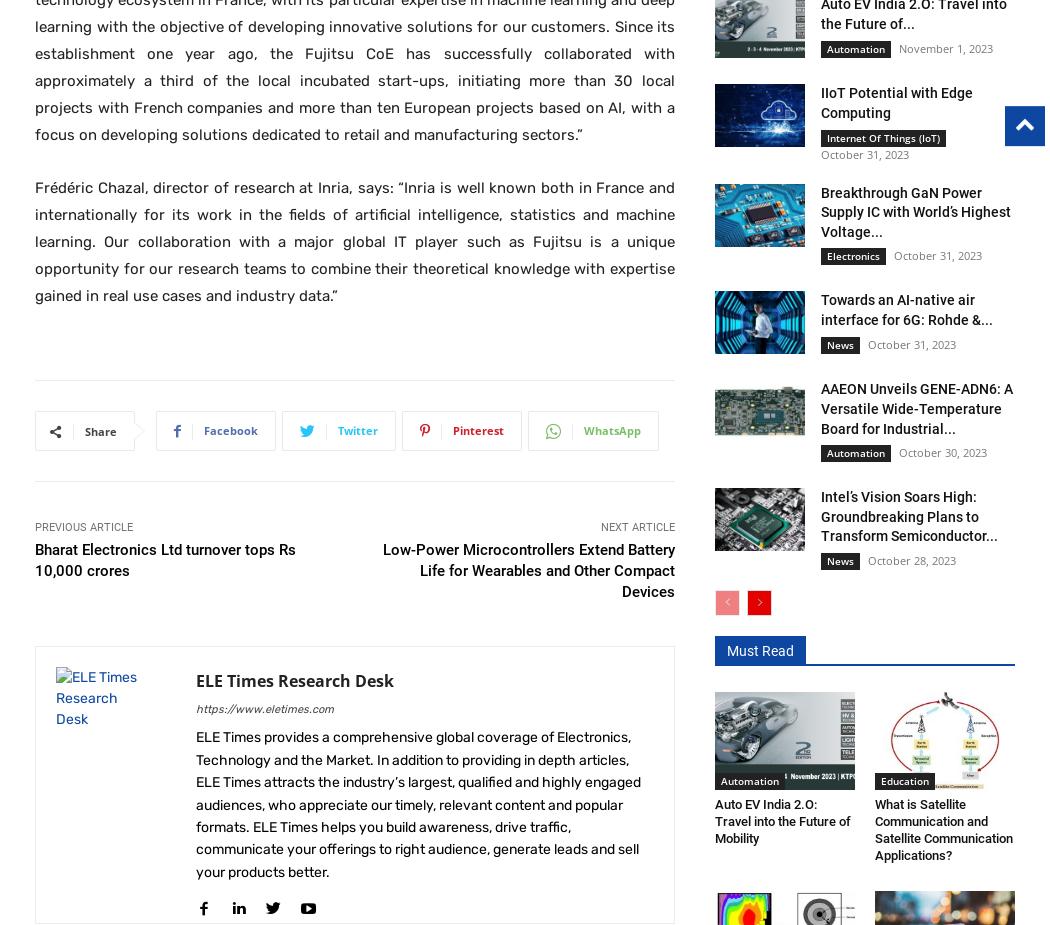 The image size is (1050, 925). Describe the element at coordinates (417, 804) in the screenshot. I see `'ELE Times provides a comprehensive global coverage of Electronics, Technology and the Market. In addition to providing in depth articles, ELE Times attracts the industry’s largest, qualified and highly engaged audiences, who appreciate our timely, relevant content and popular formats. ELE Times helps you build awareness, drive traffic, communicate your offerings to right audience, generate leads and sell your products better.'` at that location.